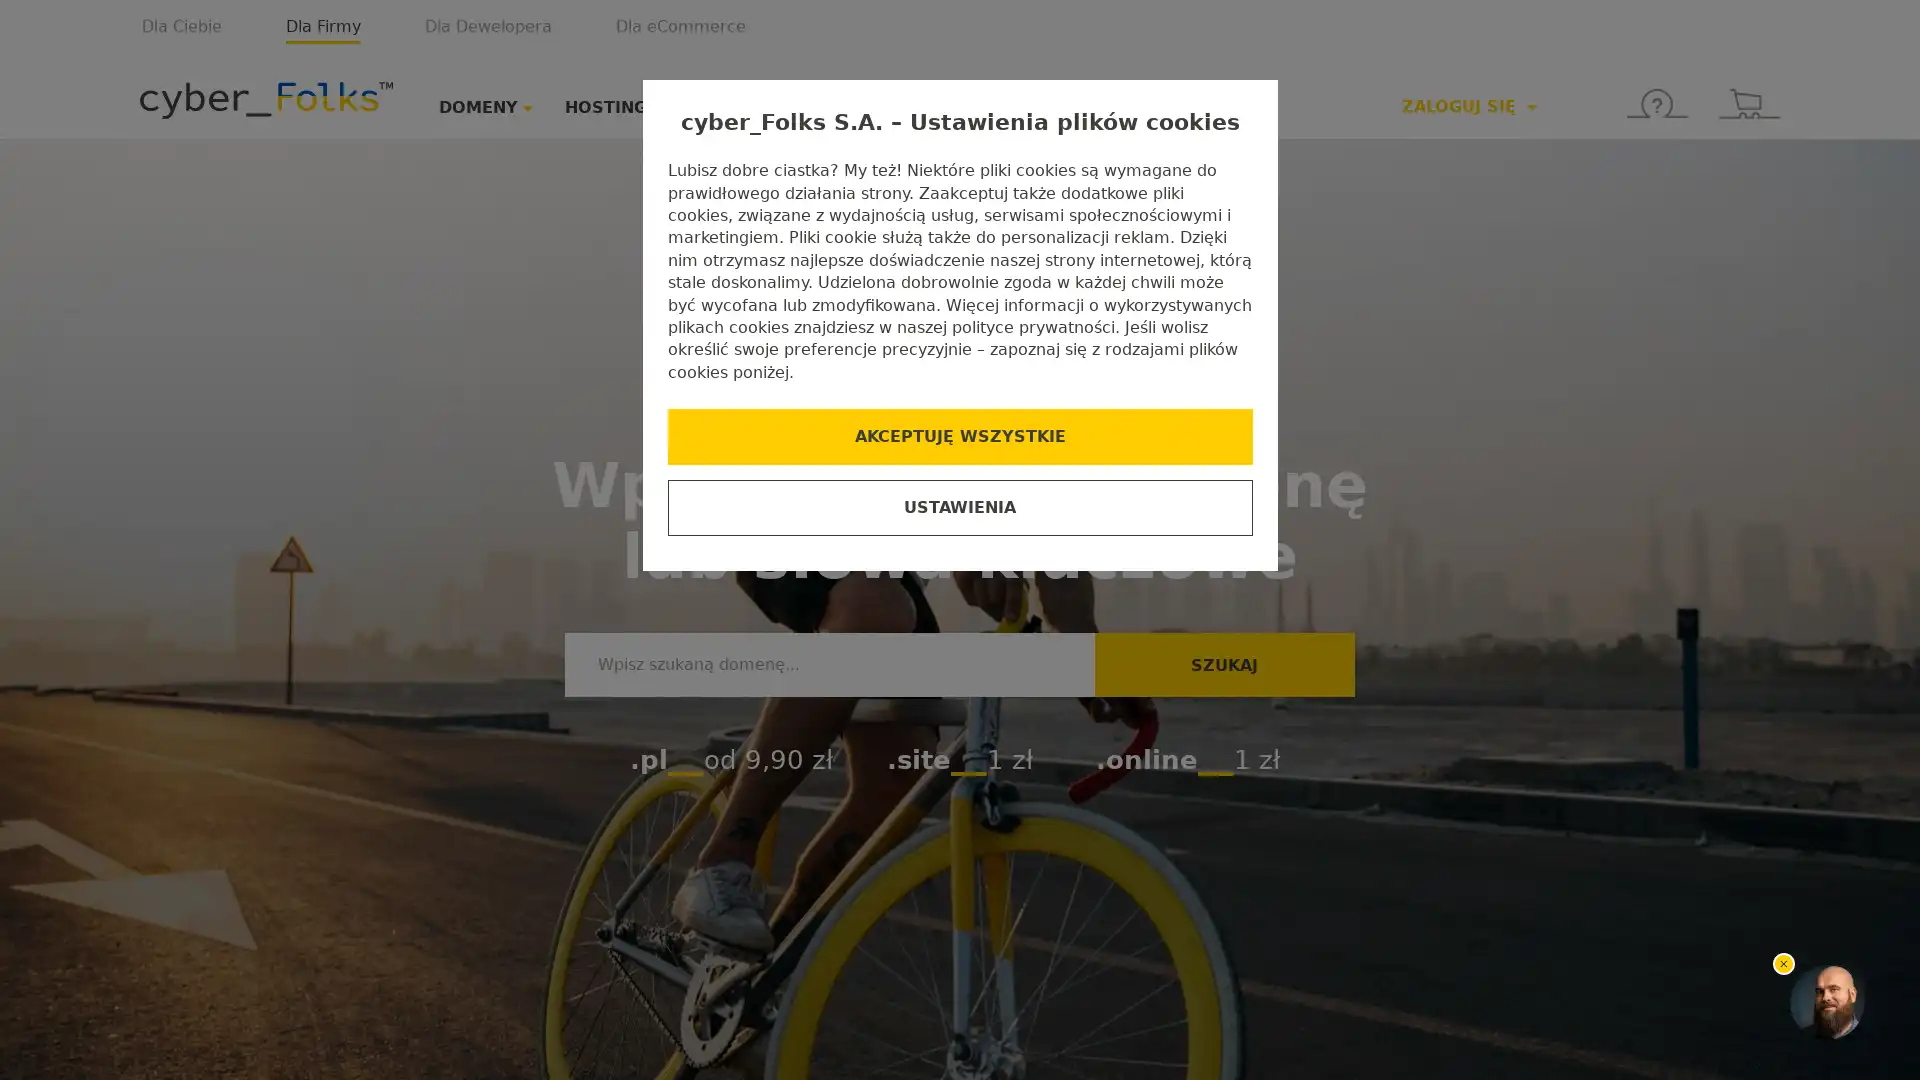 Image resolution: width=1920 pixels, height=1080 pixels. What do you see at coordinates (958, 507) in the screenshot?
I see `USTAWIENIA` at bounding box center [958, 507].